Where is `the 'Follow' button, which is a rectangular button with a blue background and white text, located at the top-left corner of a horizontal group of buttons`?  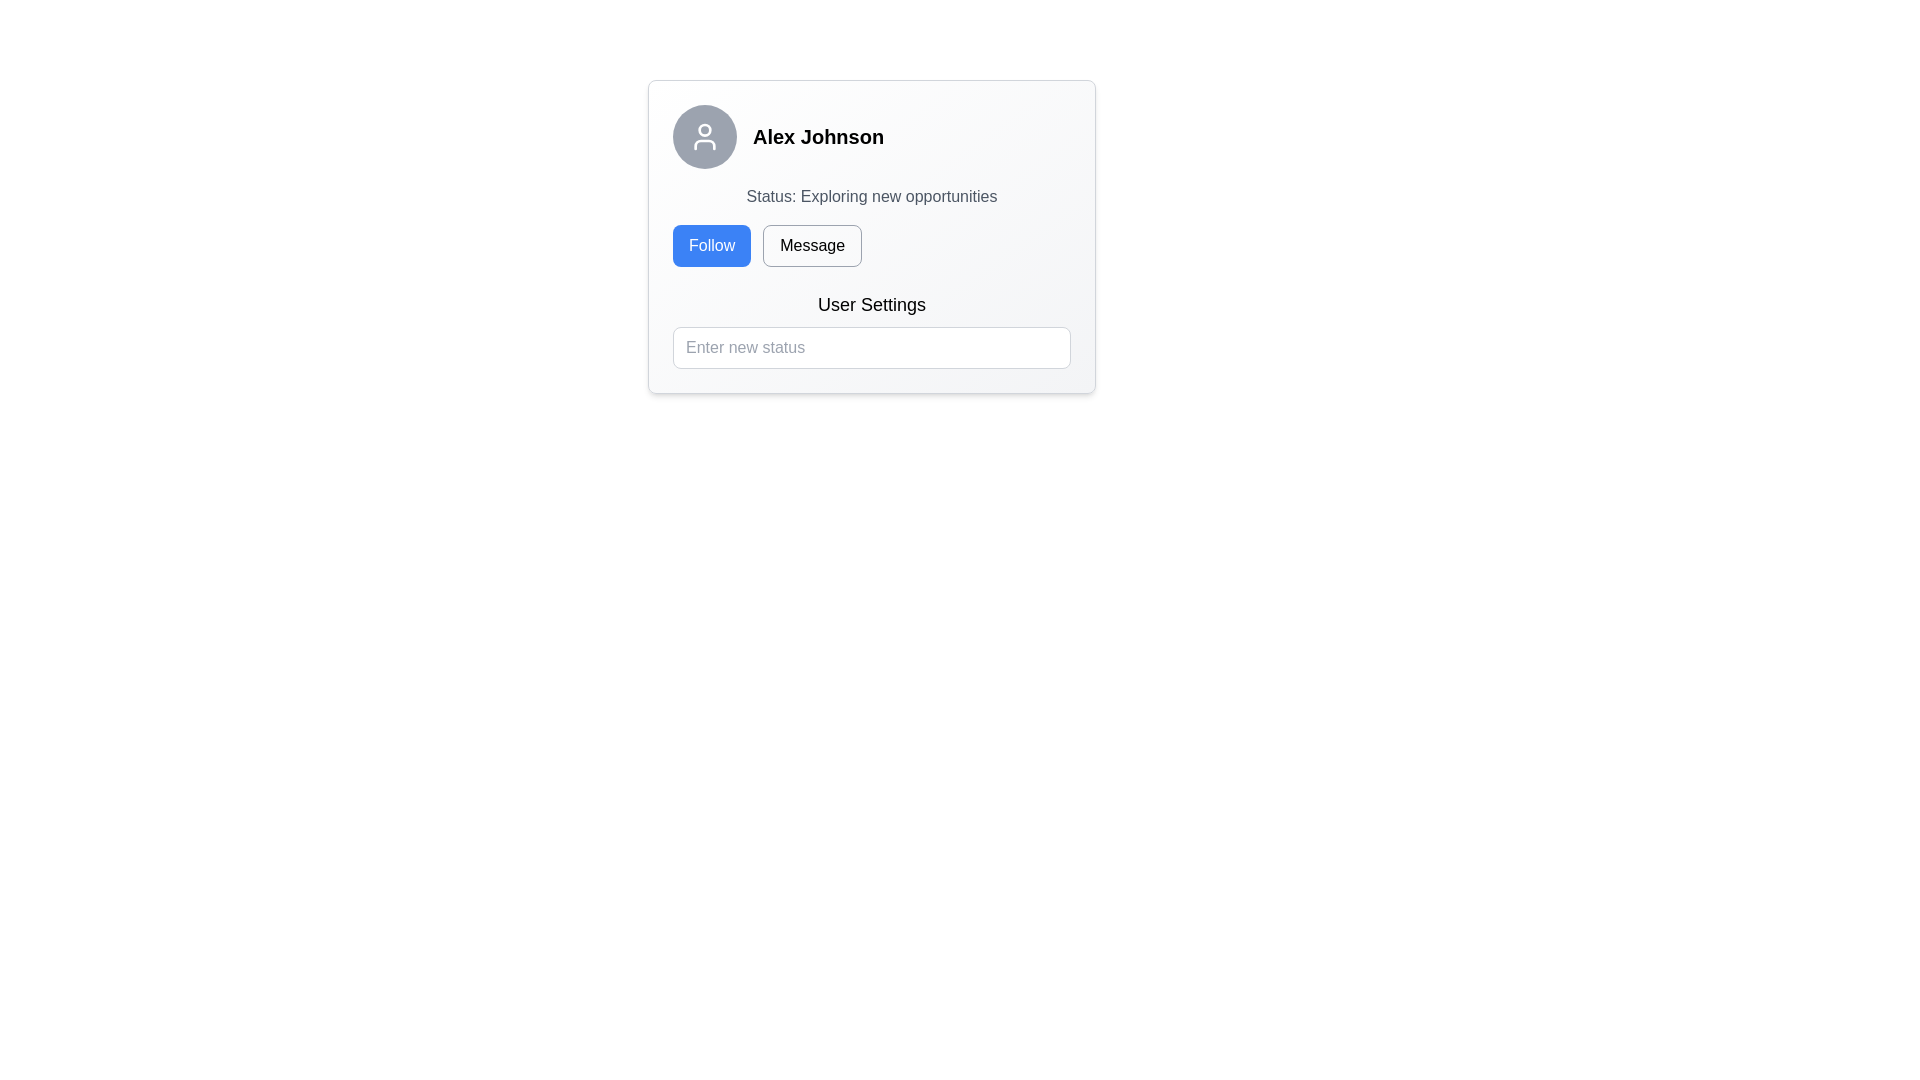 the 'Follow' button, which is a rectangular button with a blue background and white text, located at the top-left corner of a horizontal group of buttons is located at coordinates (712, 245).